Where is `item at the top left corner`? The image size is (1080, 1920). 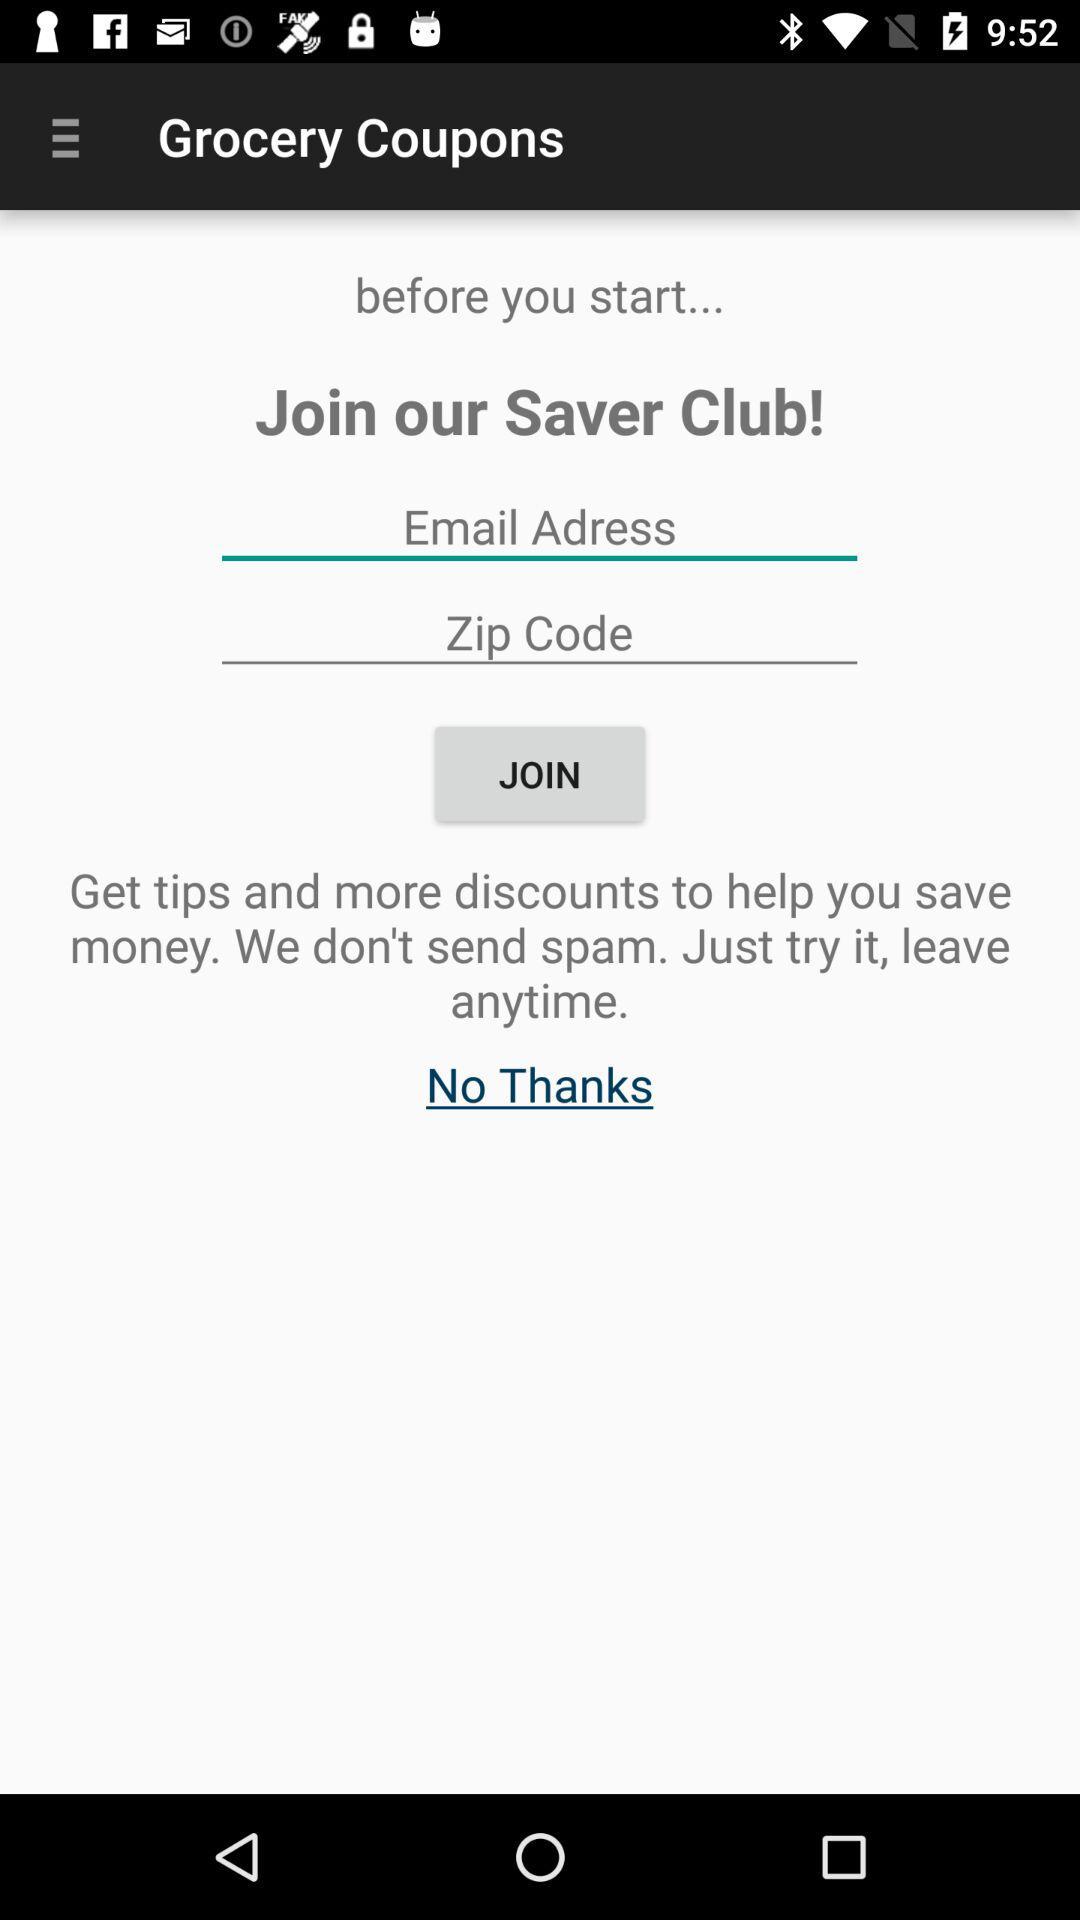
item at the top left corner is located at coordinates (72, 135).